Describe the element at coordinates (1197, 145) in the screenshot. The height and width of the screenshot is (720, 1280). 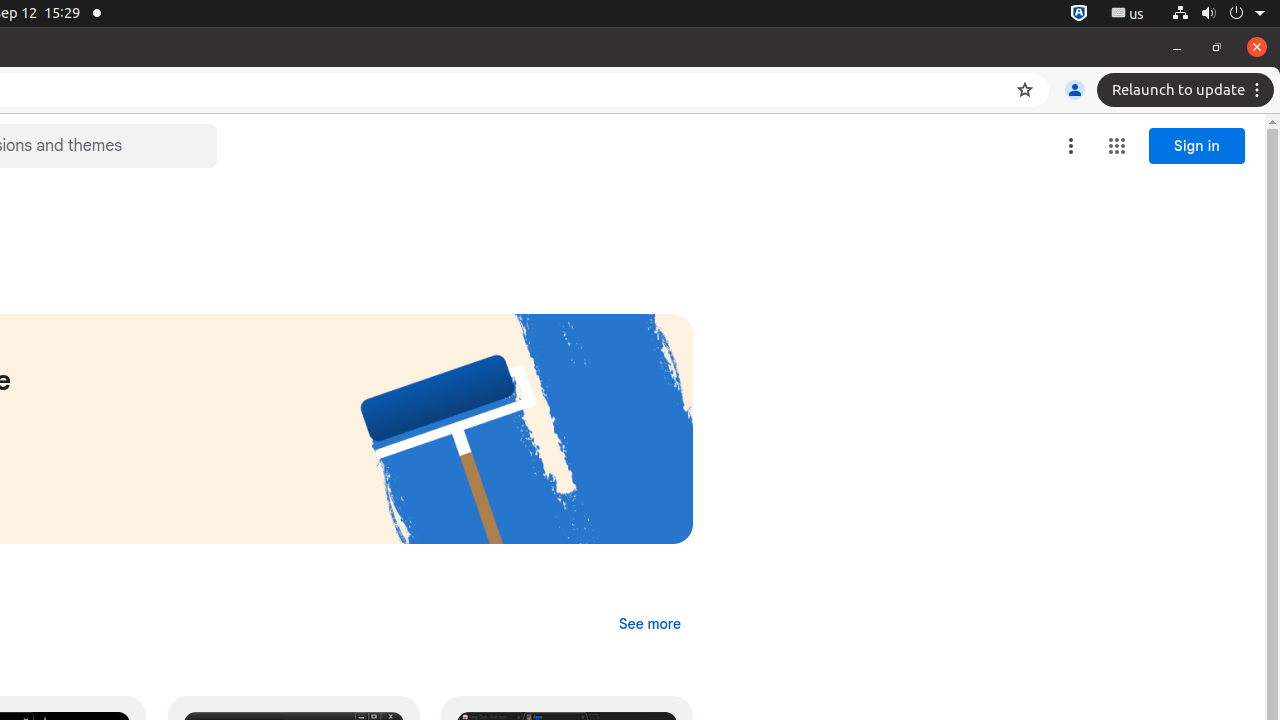
I see `'Sign in'` at that location.